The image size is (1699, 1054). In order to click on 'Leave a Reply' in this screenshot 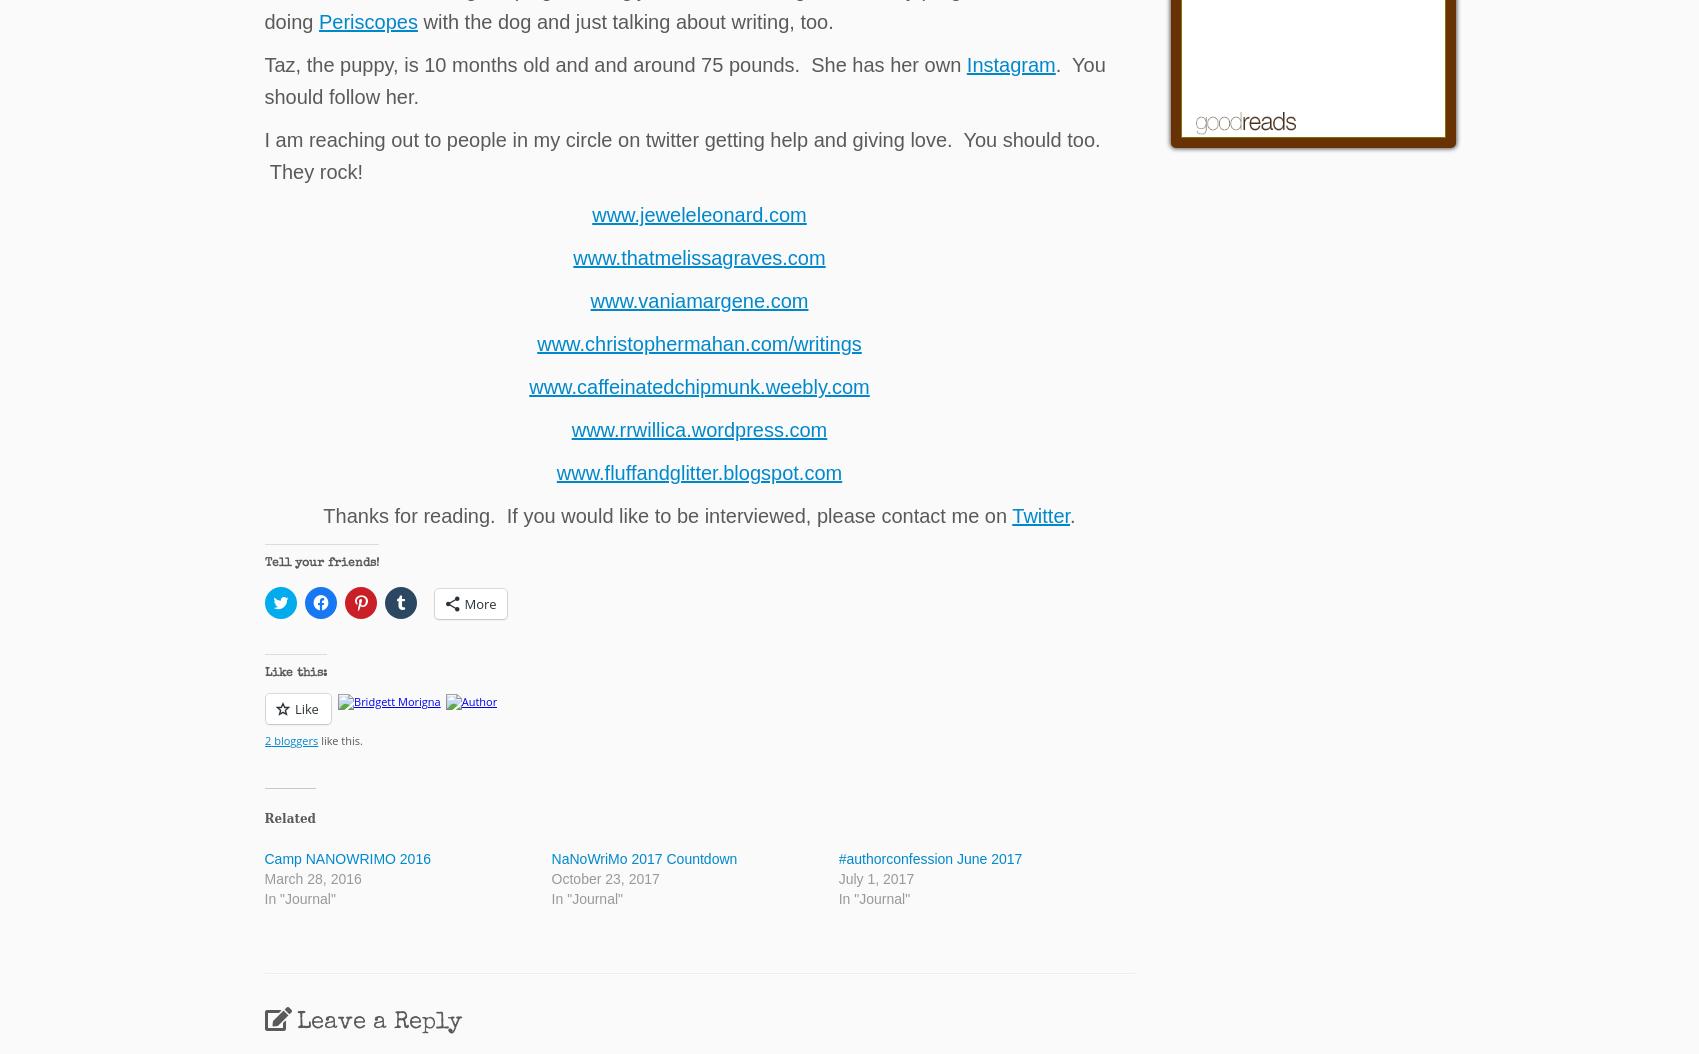, I will do `click(378, 1022)`.